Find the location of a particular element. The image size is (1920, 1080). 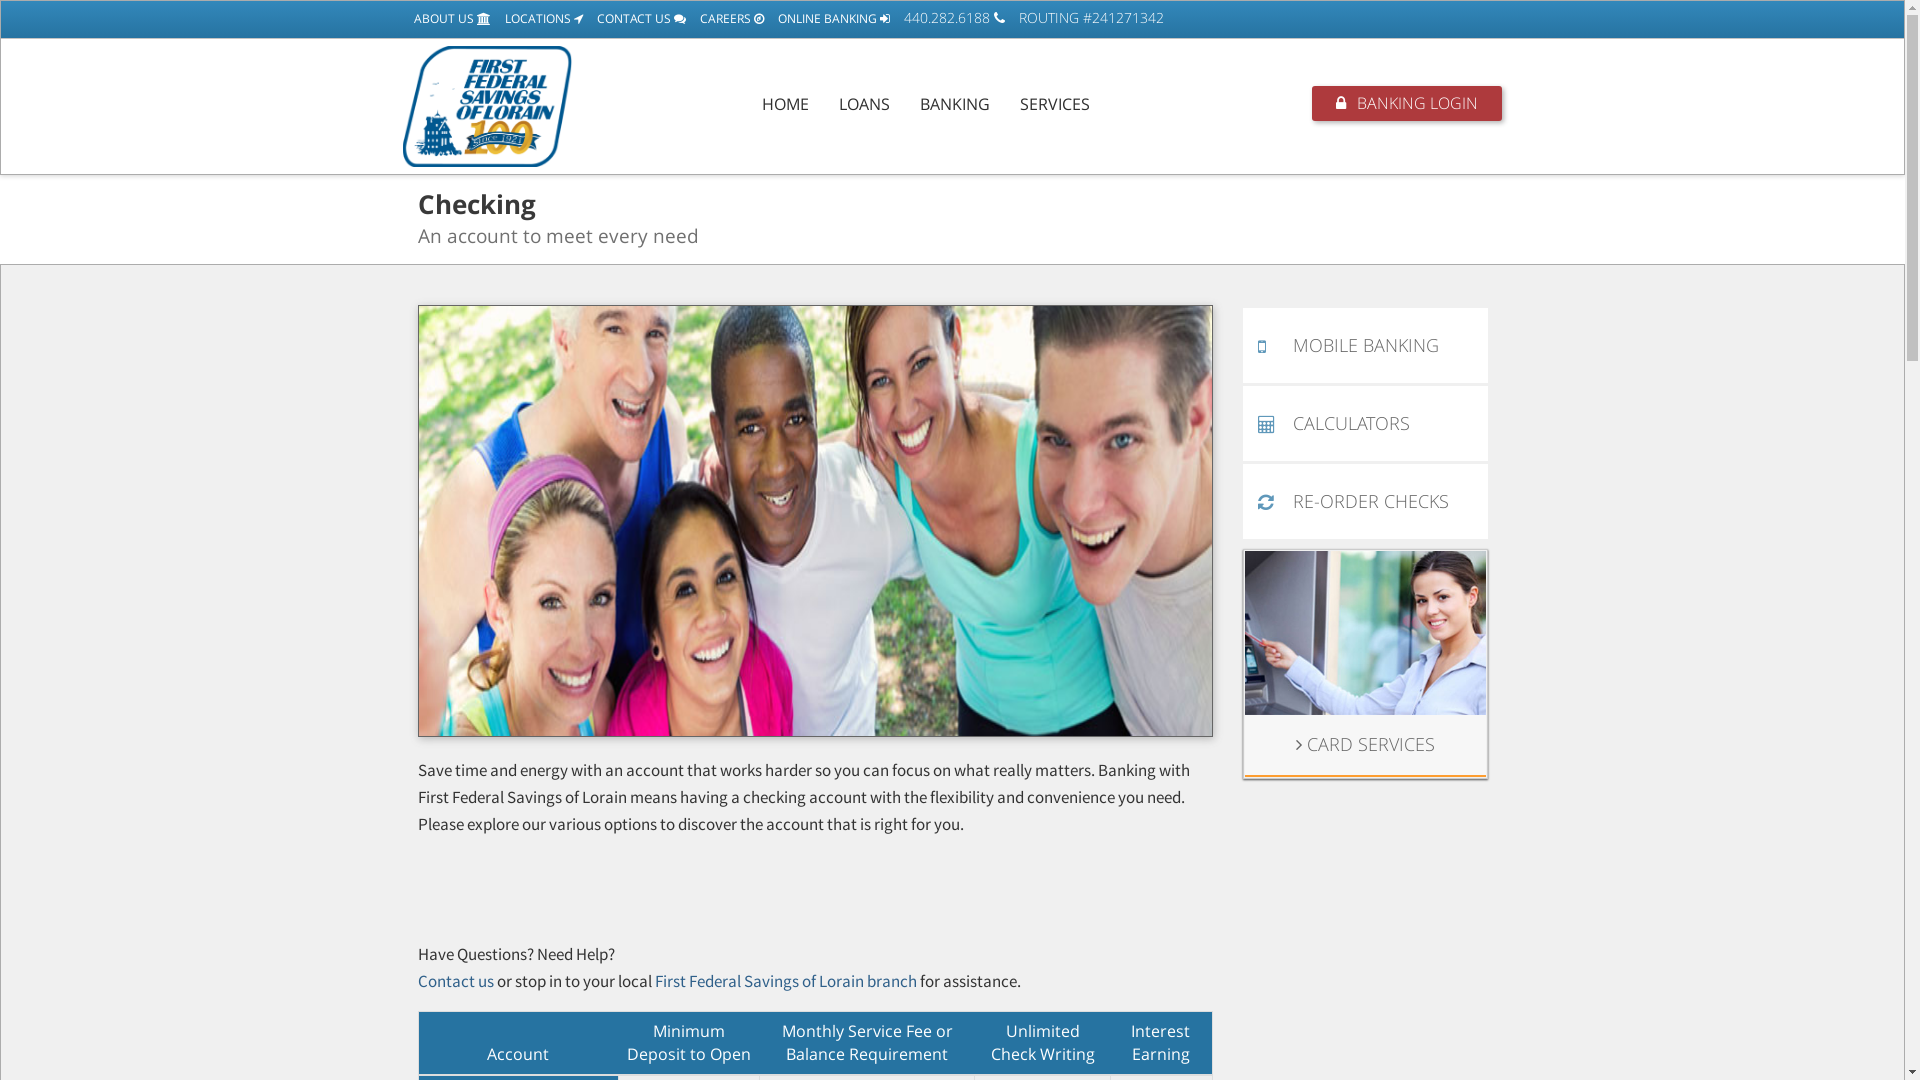

'ONLINE BANKING' is located at coordinates (827, 18).